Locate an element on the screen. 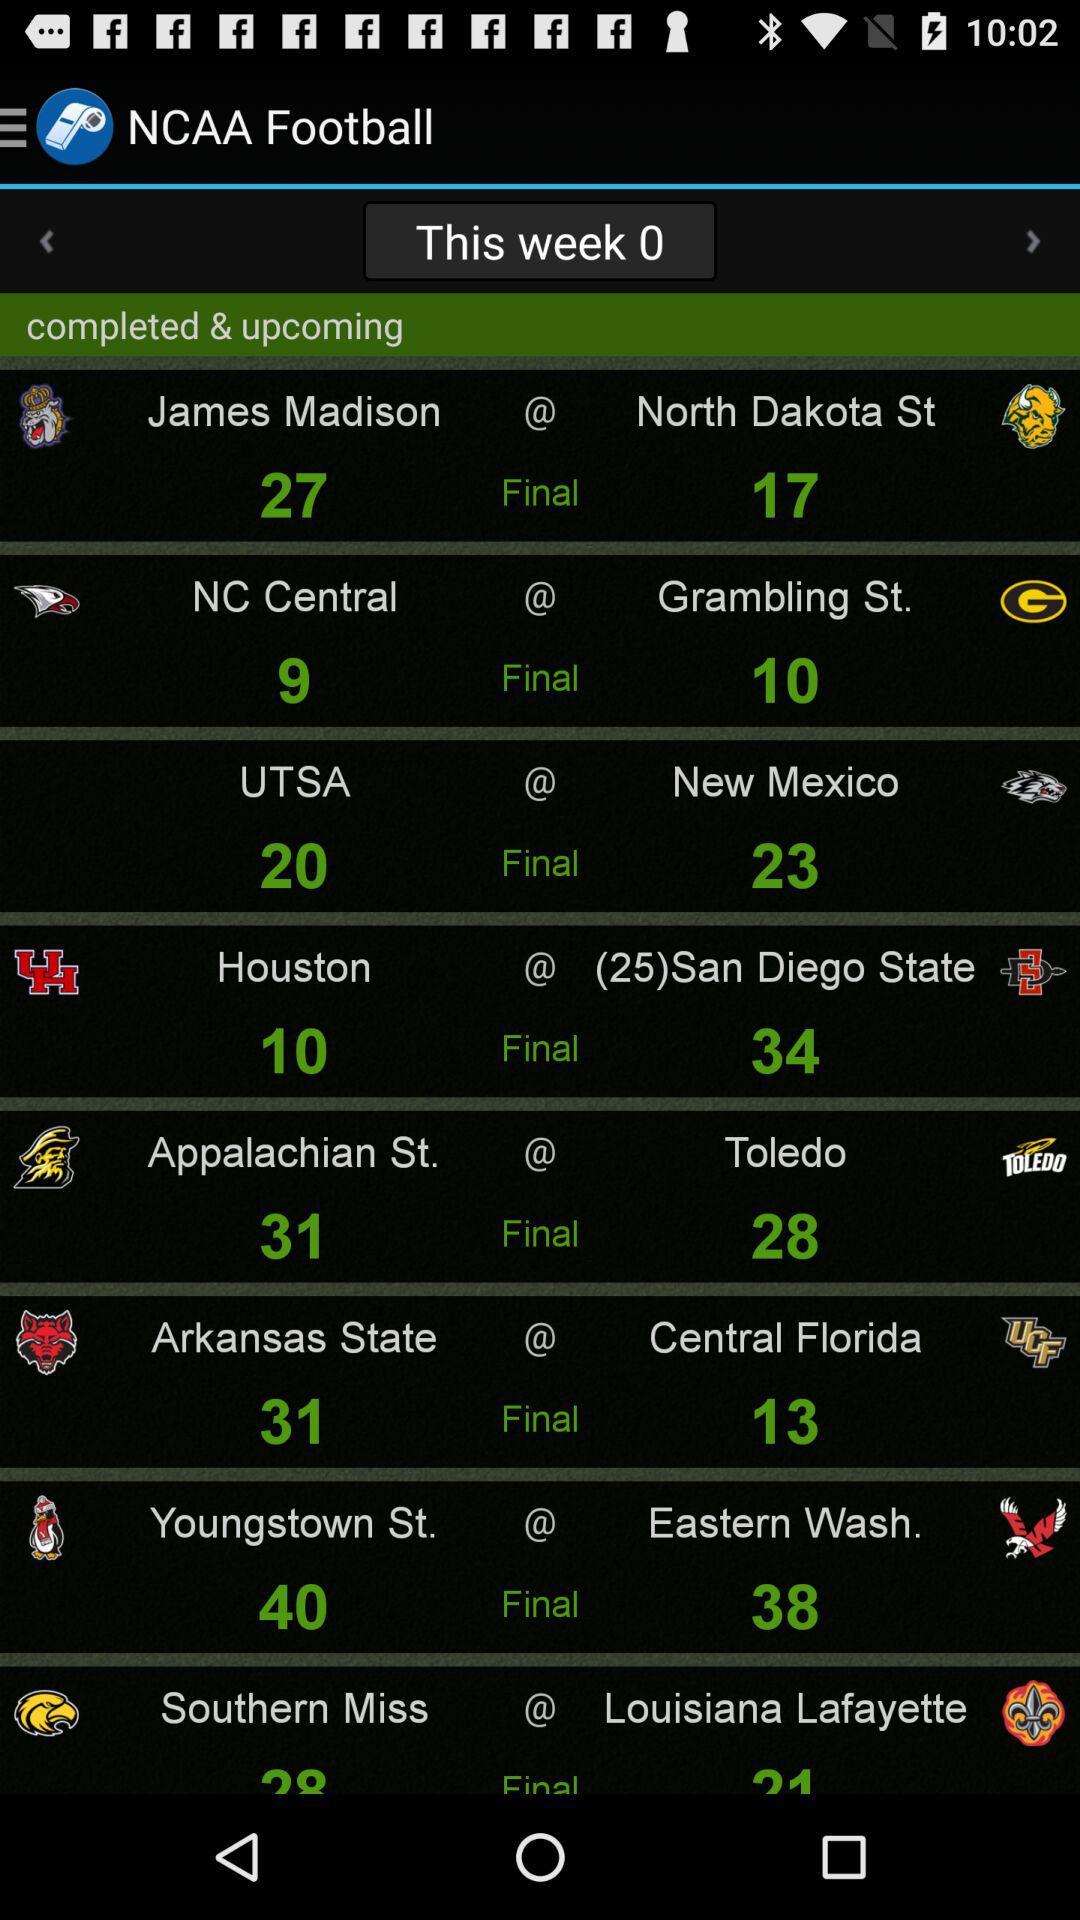 This screenshot has width=1080, height=1920. the arrow_forward icon is located at coordinates (1033, 257).